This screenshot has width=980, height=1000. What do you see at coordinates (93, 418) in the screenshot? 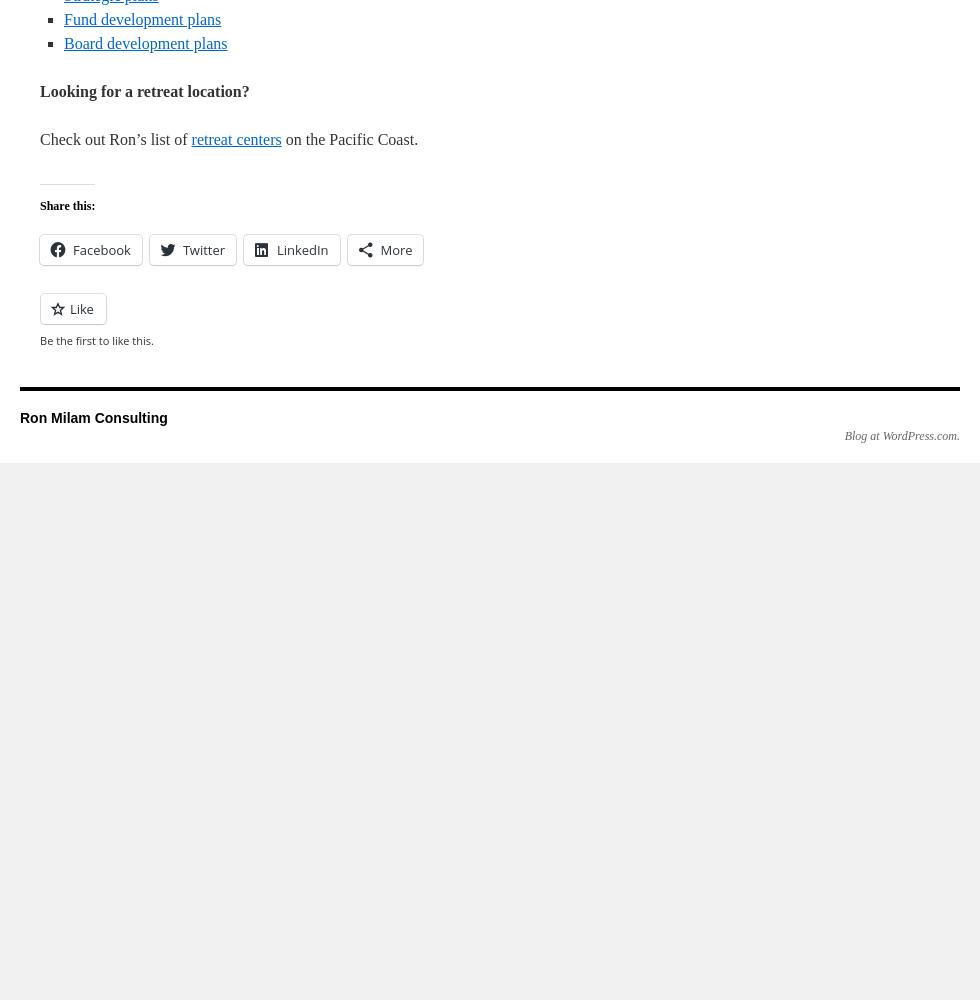
I see `'Ron Milam Consulting'` at bounding box center [93, 418].